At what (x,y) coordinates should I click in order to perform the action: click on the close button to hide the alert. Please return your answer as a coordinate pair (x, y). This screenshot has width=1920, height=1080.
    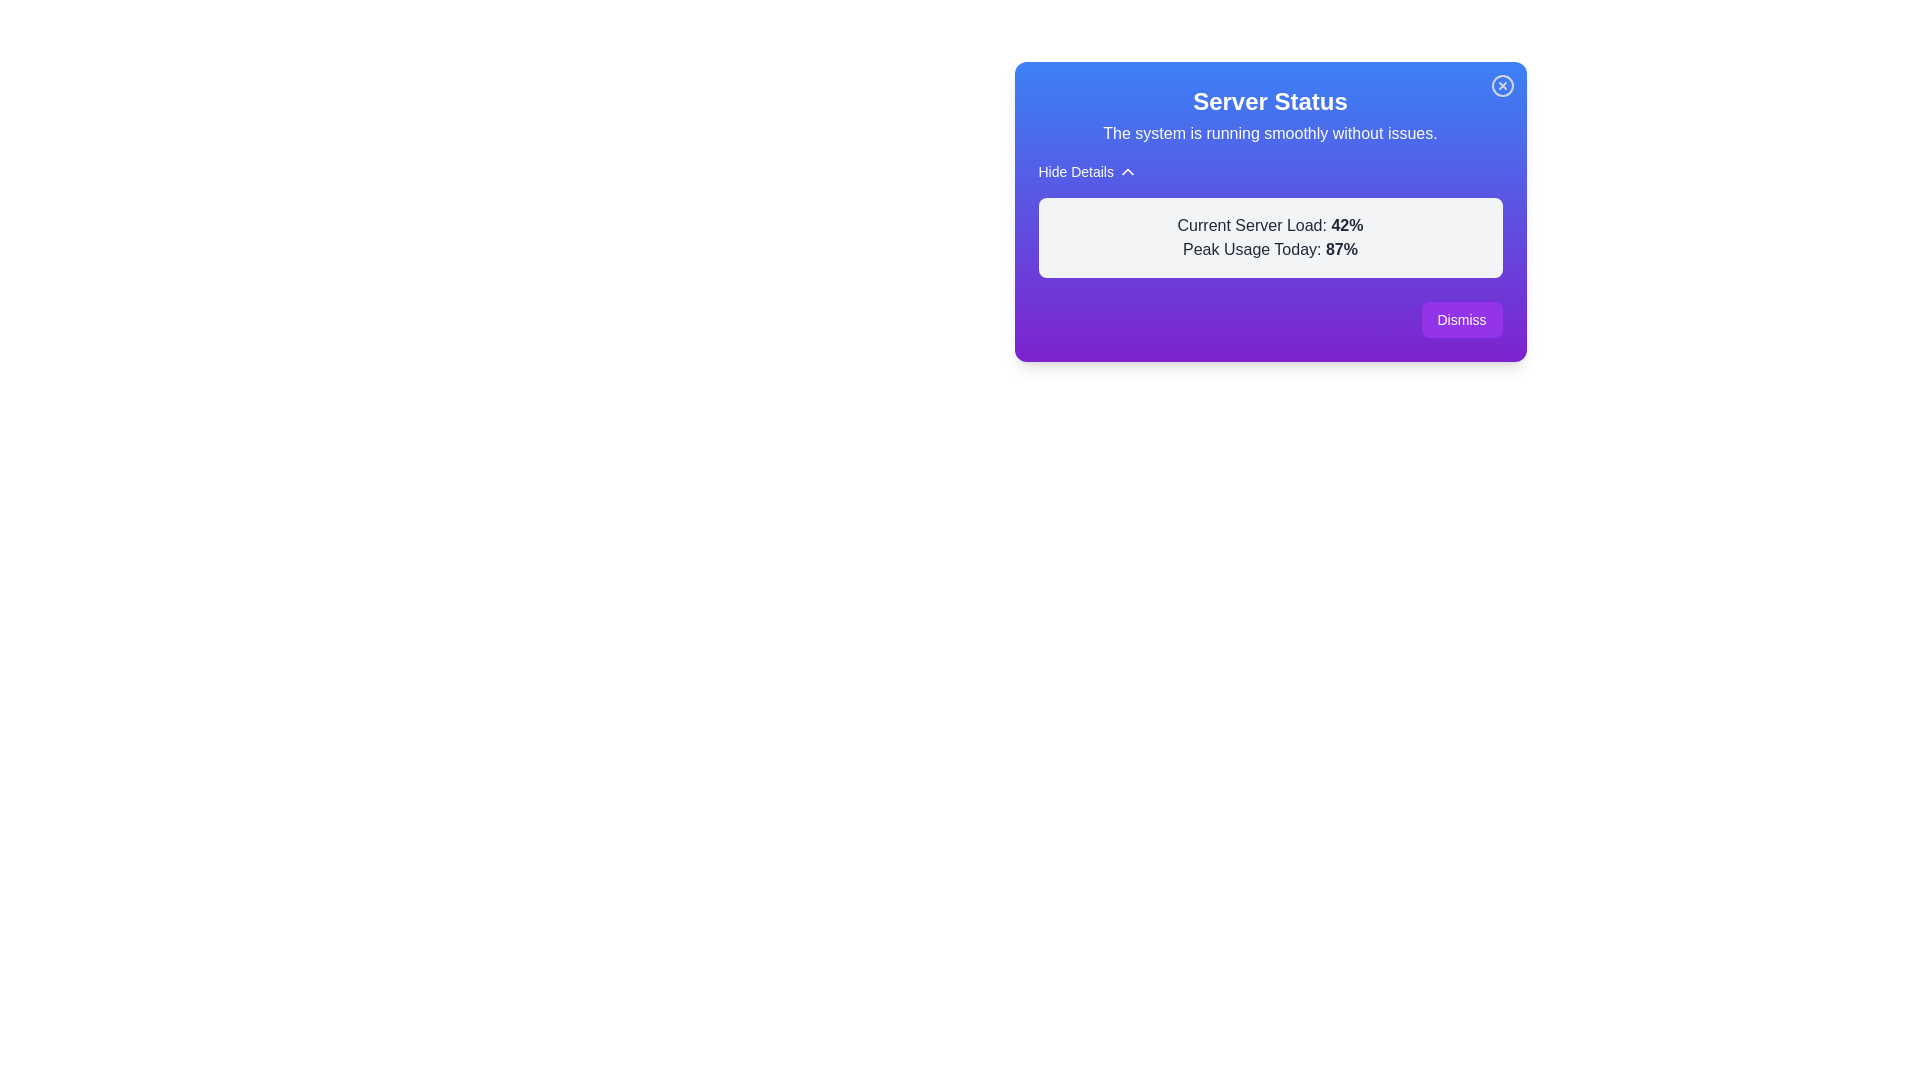
    Looking at the image, I should click on (1502, 84).